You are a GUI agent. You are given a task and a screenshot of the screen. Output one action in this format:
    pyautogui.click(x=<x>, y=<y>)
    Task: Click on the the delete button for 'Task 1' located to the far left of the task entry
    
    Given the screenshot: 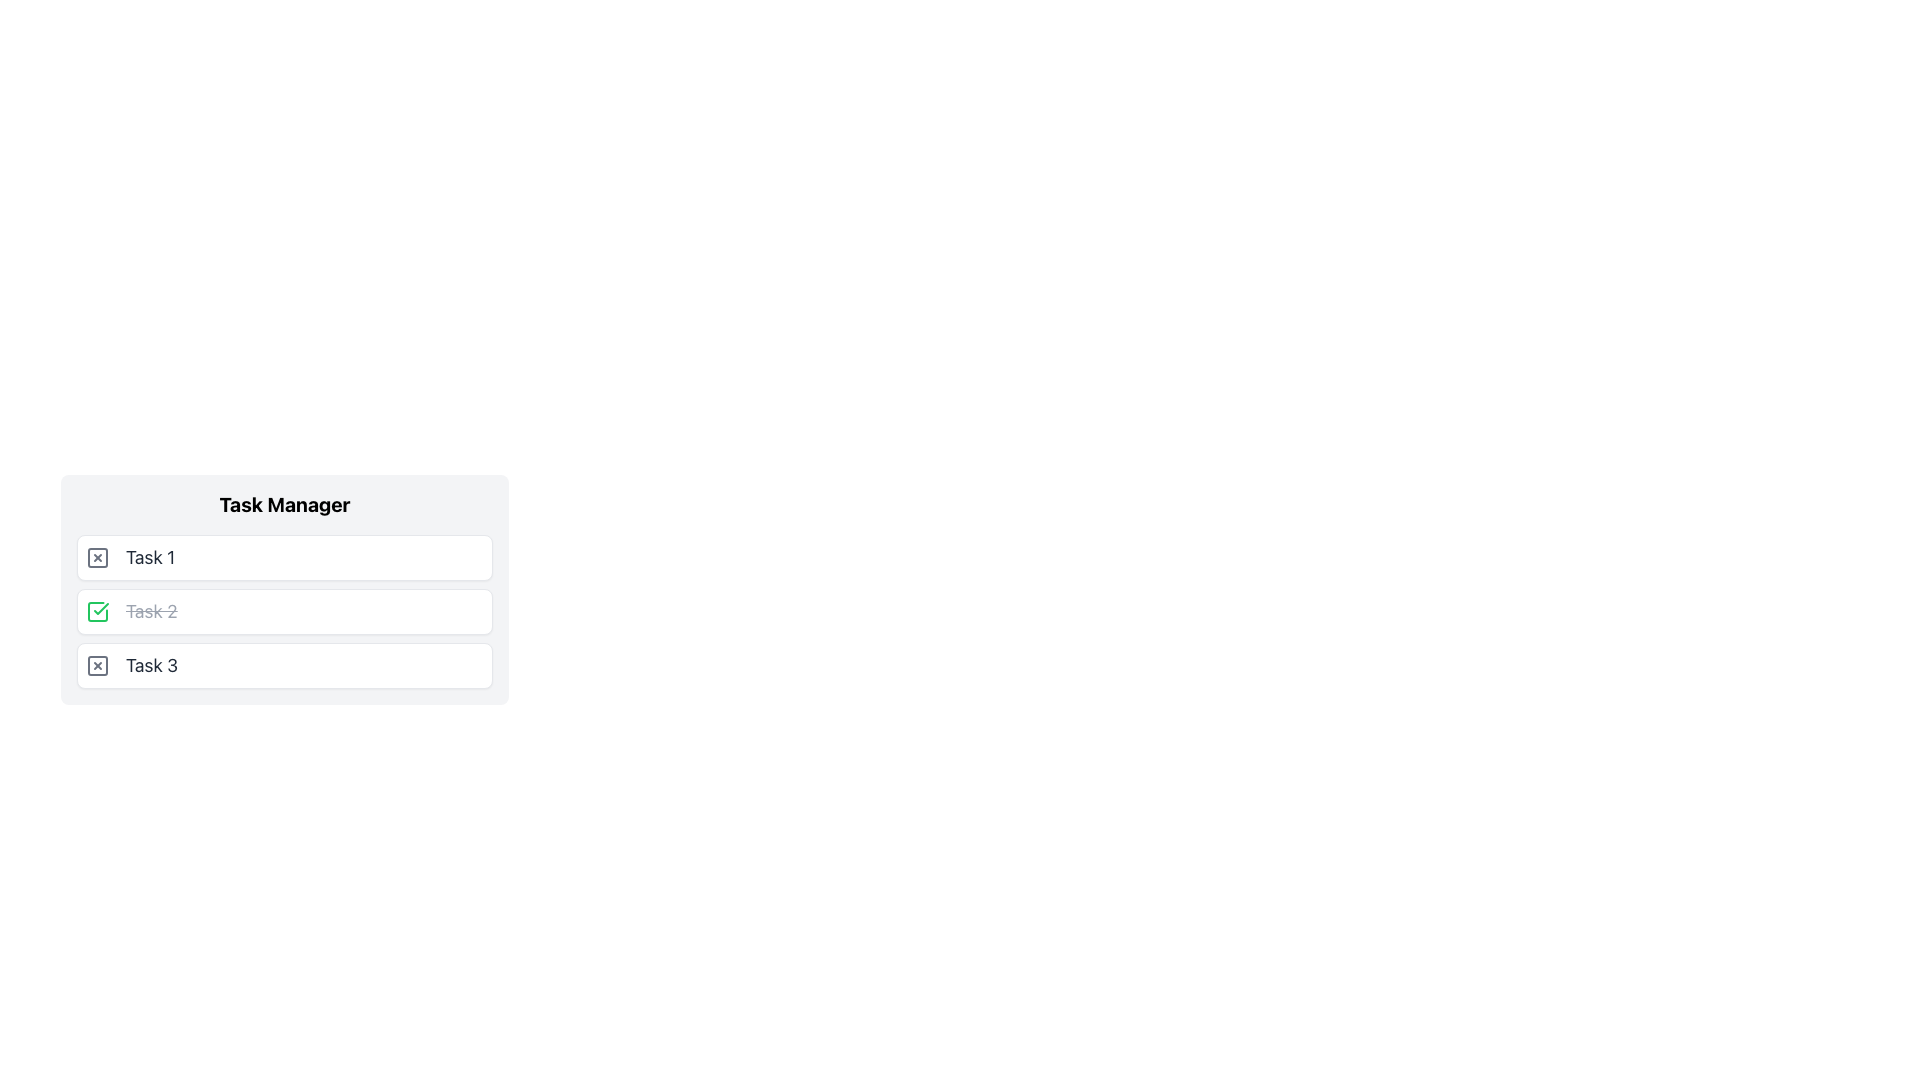 What is the action you would take?
    pyautogui.click(x=96, y=558)
    